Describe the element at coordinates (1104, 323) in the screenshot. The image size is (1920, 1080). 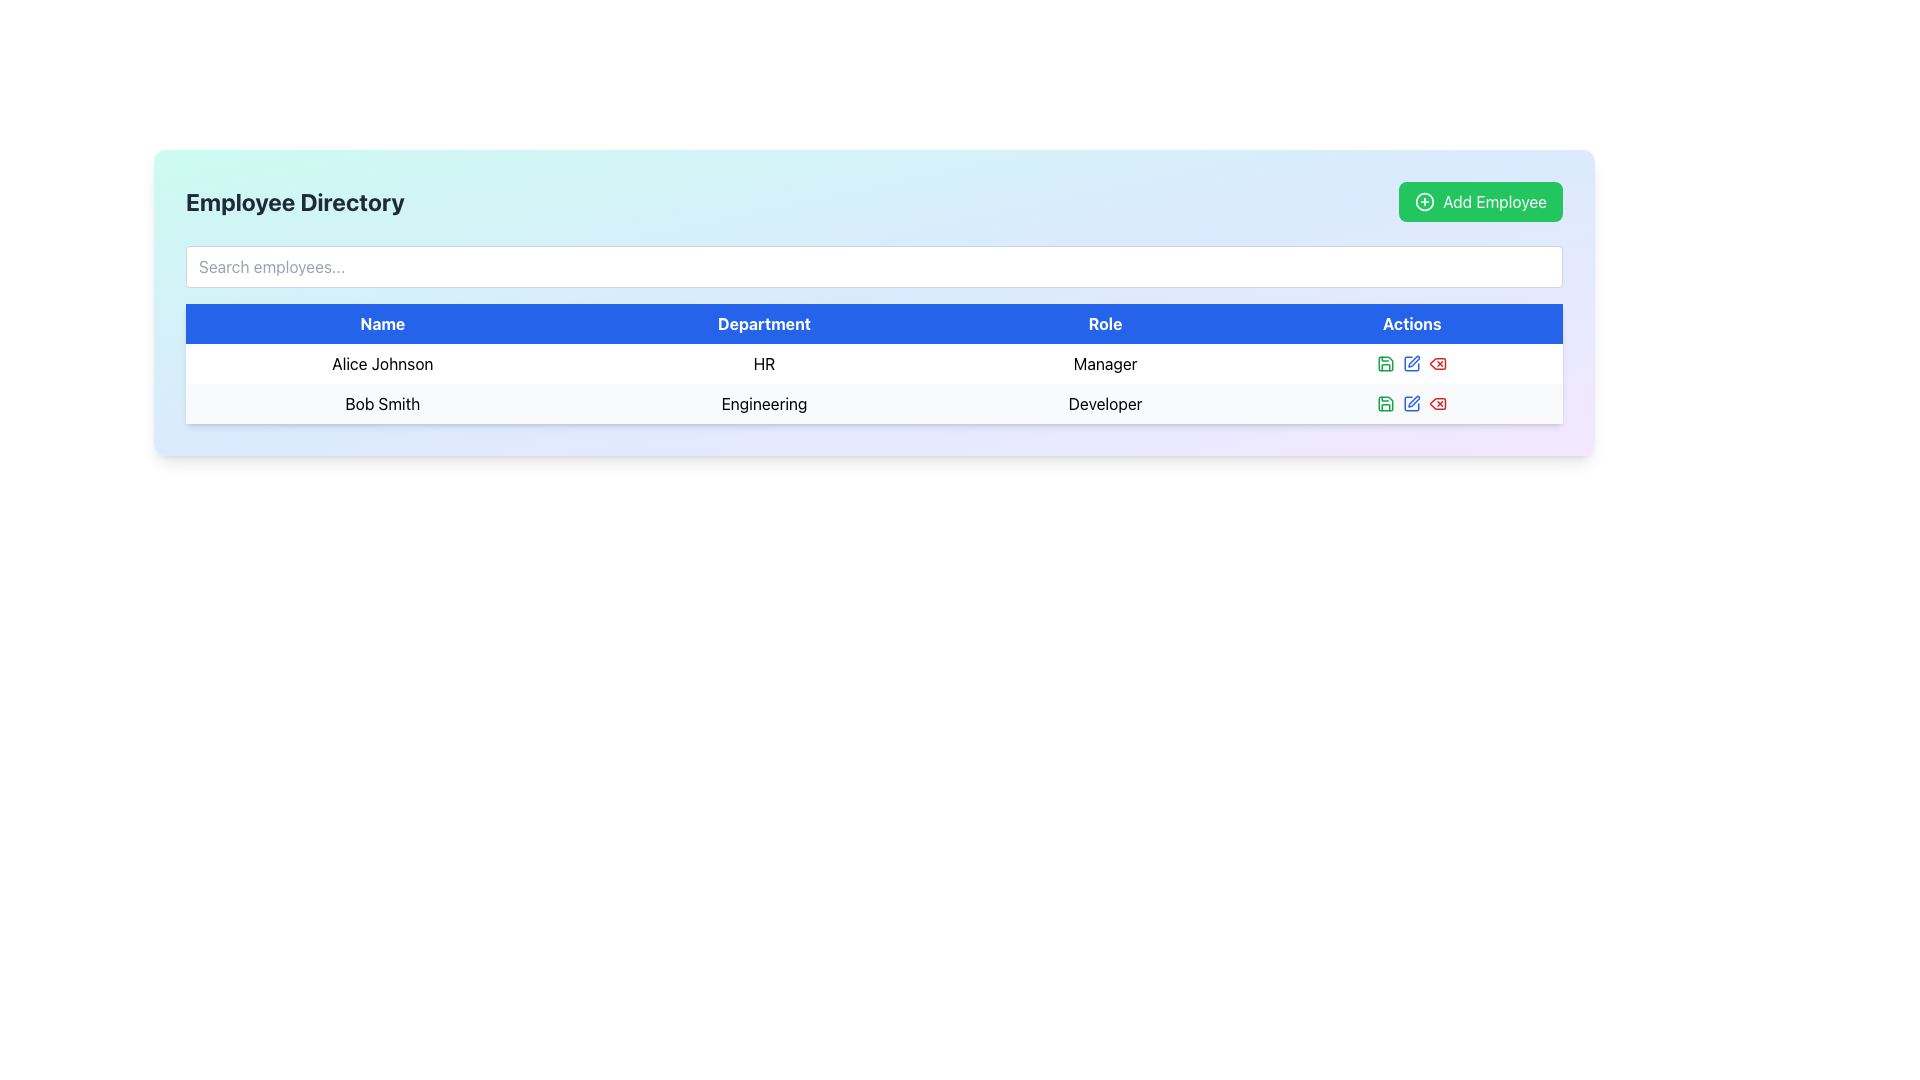
I see `the 'Role' column header in the table, which is positioned between the 'Department' and 'Actions' headers` at that location.